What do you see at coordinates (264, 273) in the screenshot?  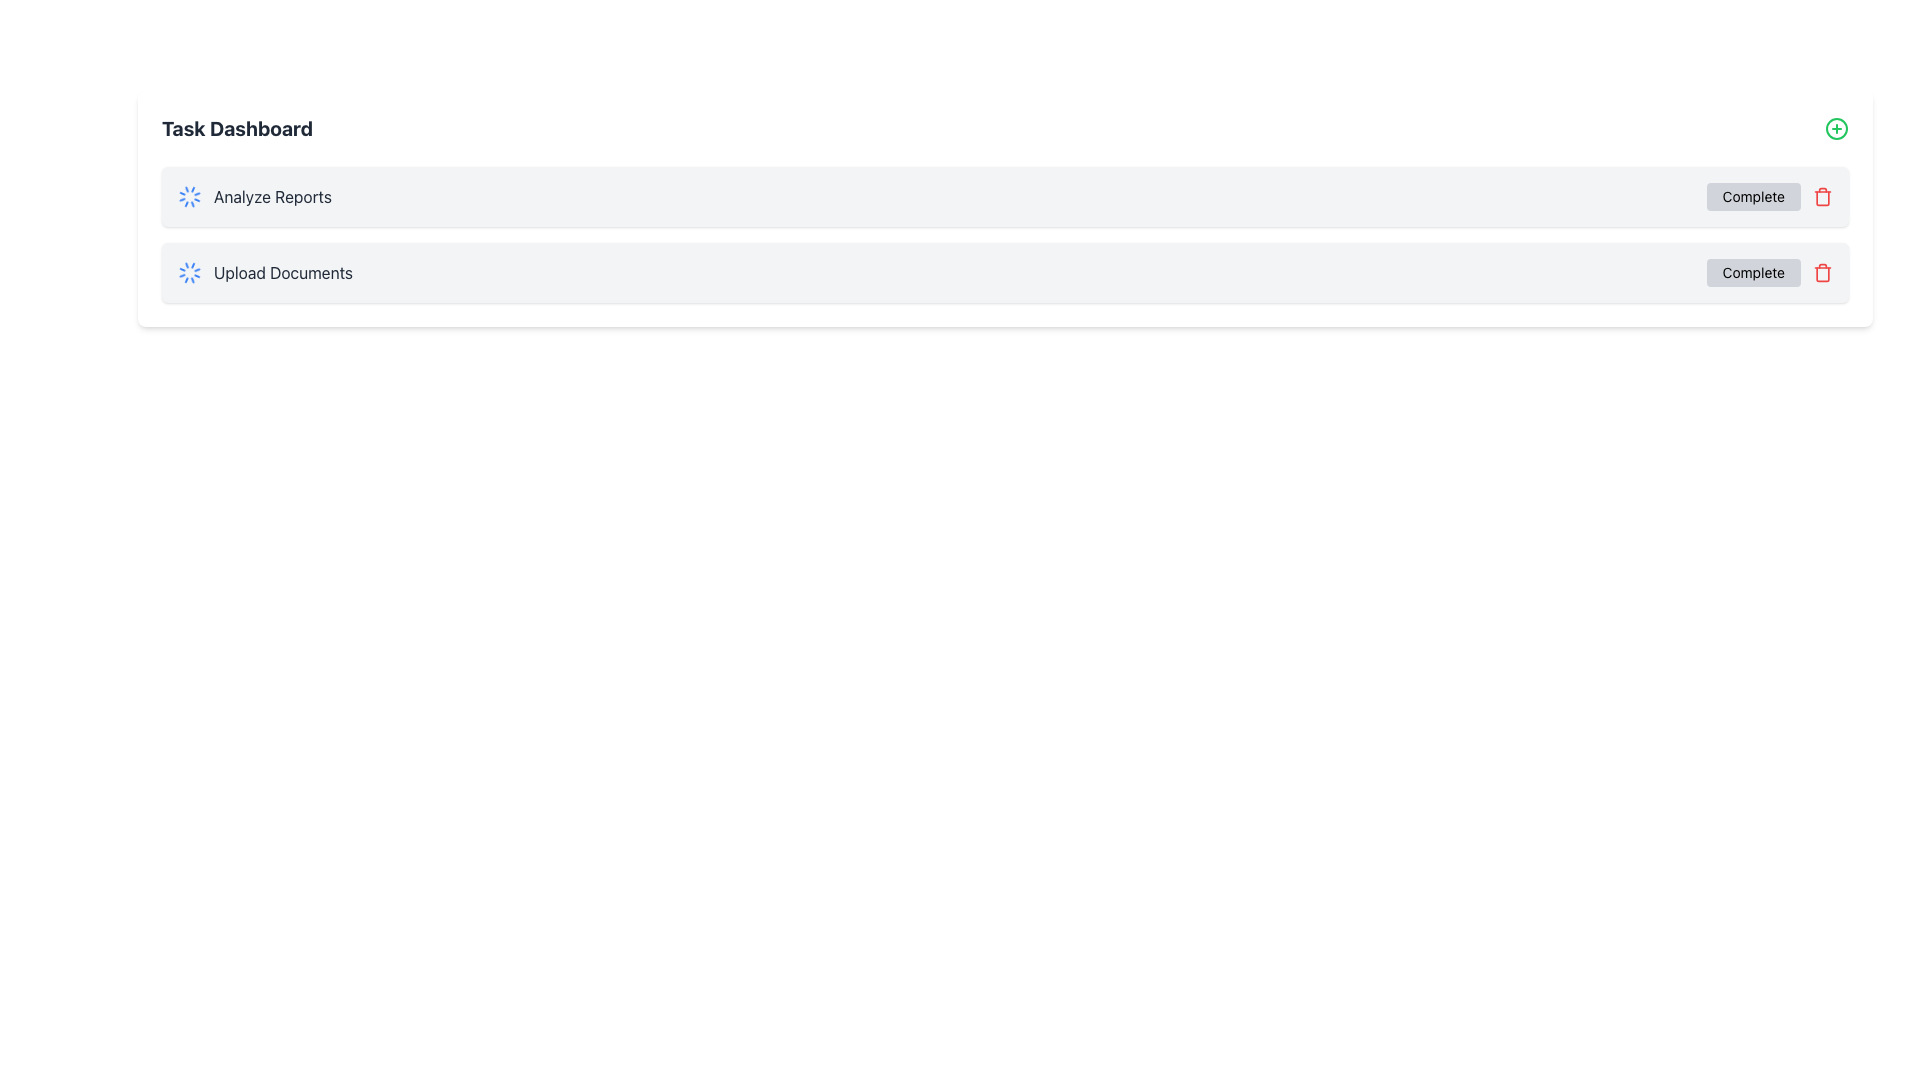 I see `the status of the document uploading process displayed in the second item of the vertical list within the 'Task Dashboard' box` at bounding box center [264, 273].